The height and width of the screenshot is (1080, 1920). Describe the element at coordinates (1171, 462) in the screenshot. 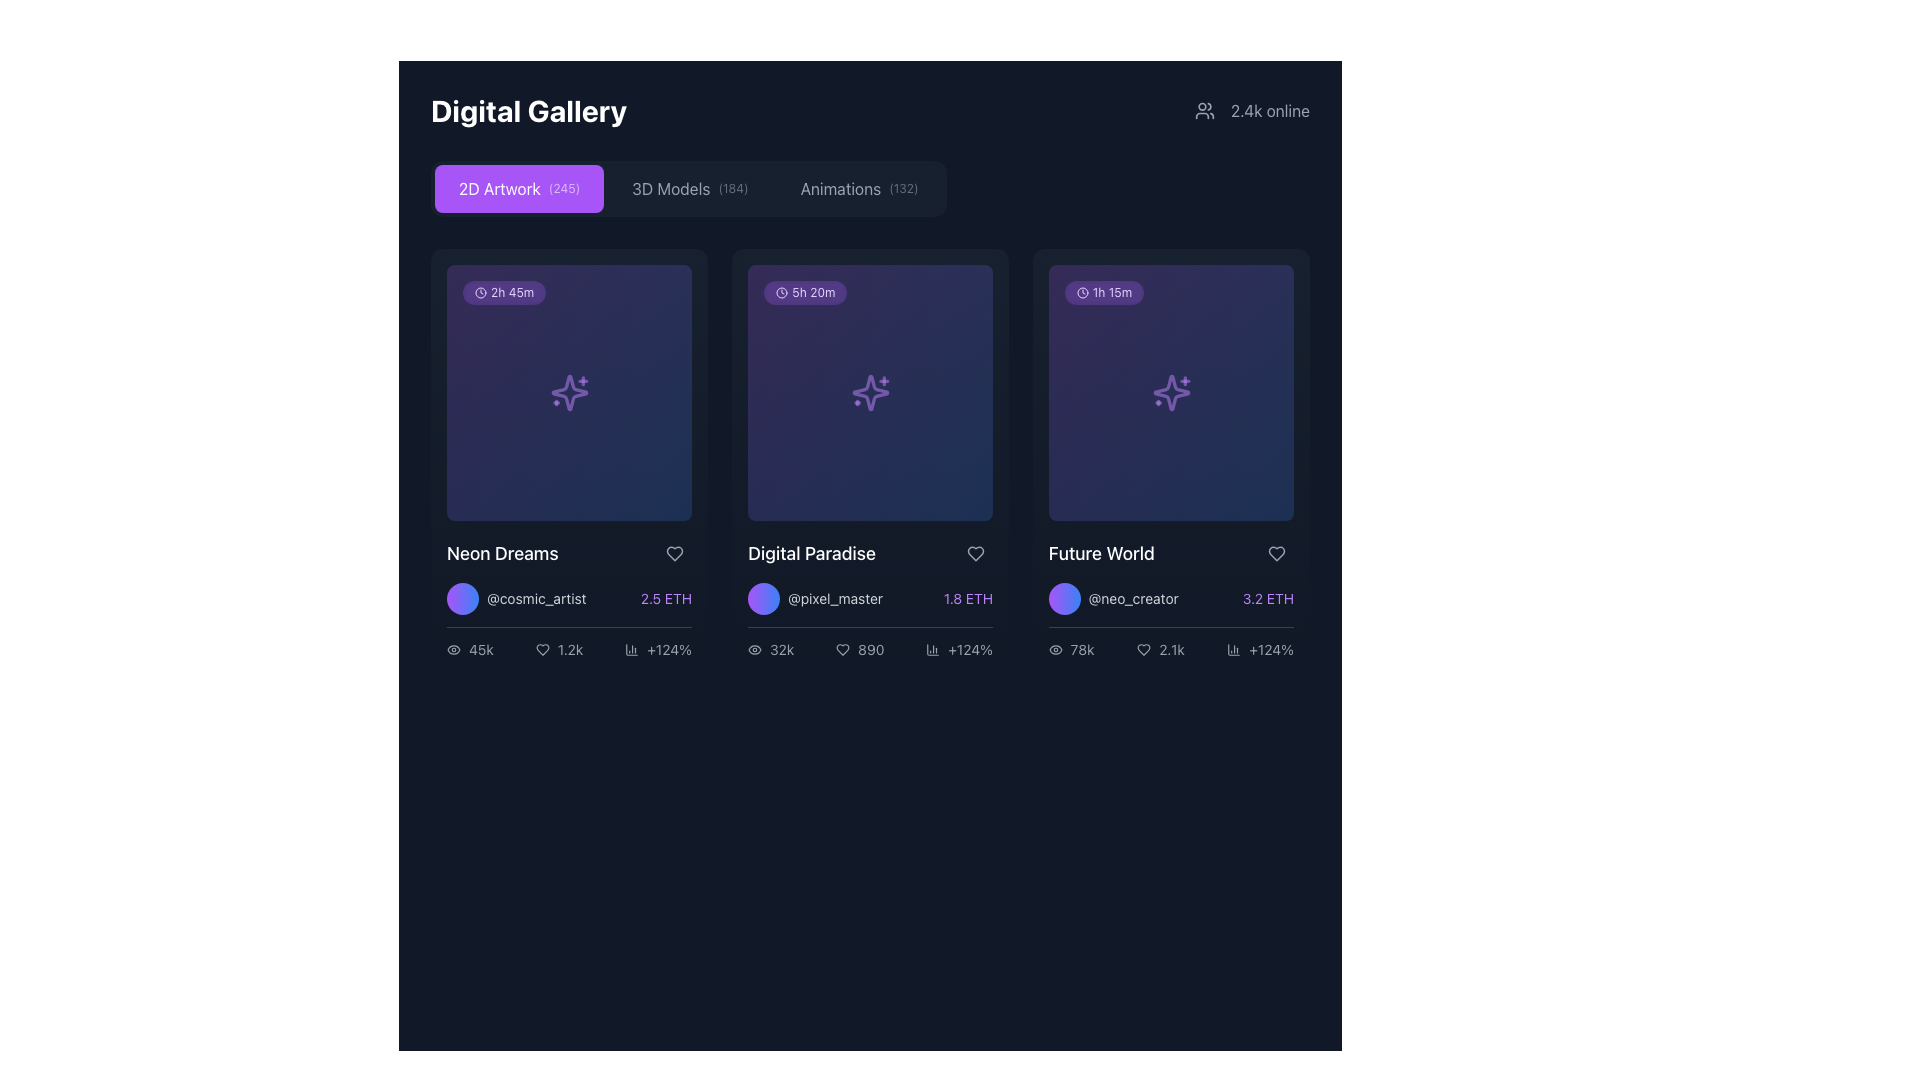

I see `the Interactive Card displaying 'Future World', which is the third card` at that location.